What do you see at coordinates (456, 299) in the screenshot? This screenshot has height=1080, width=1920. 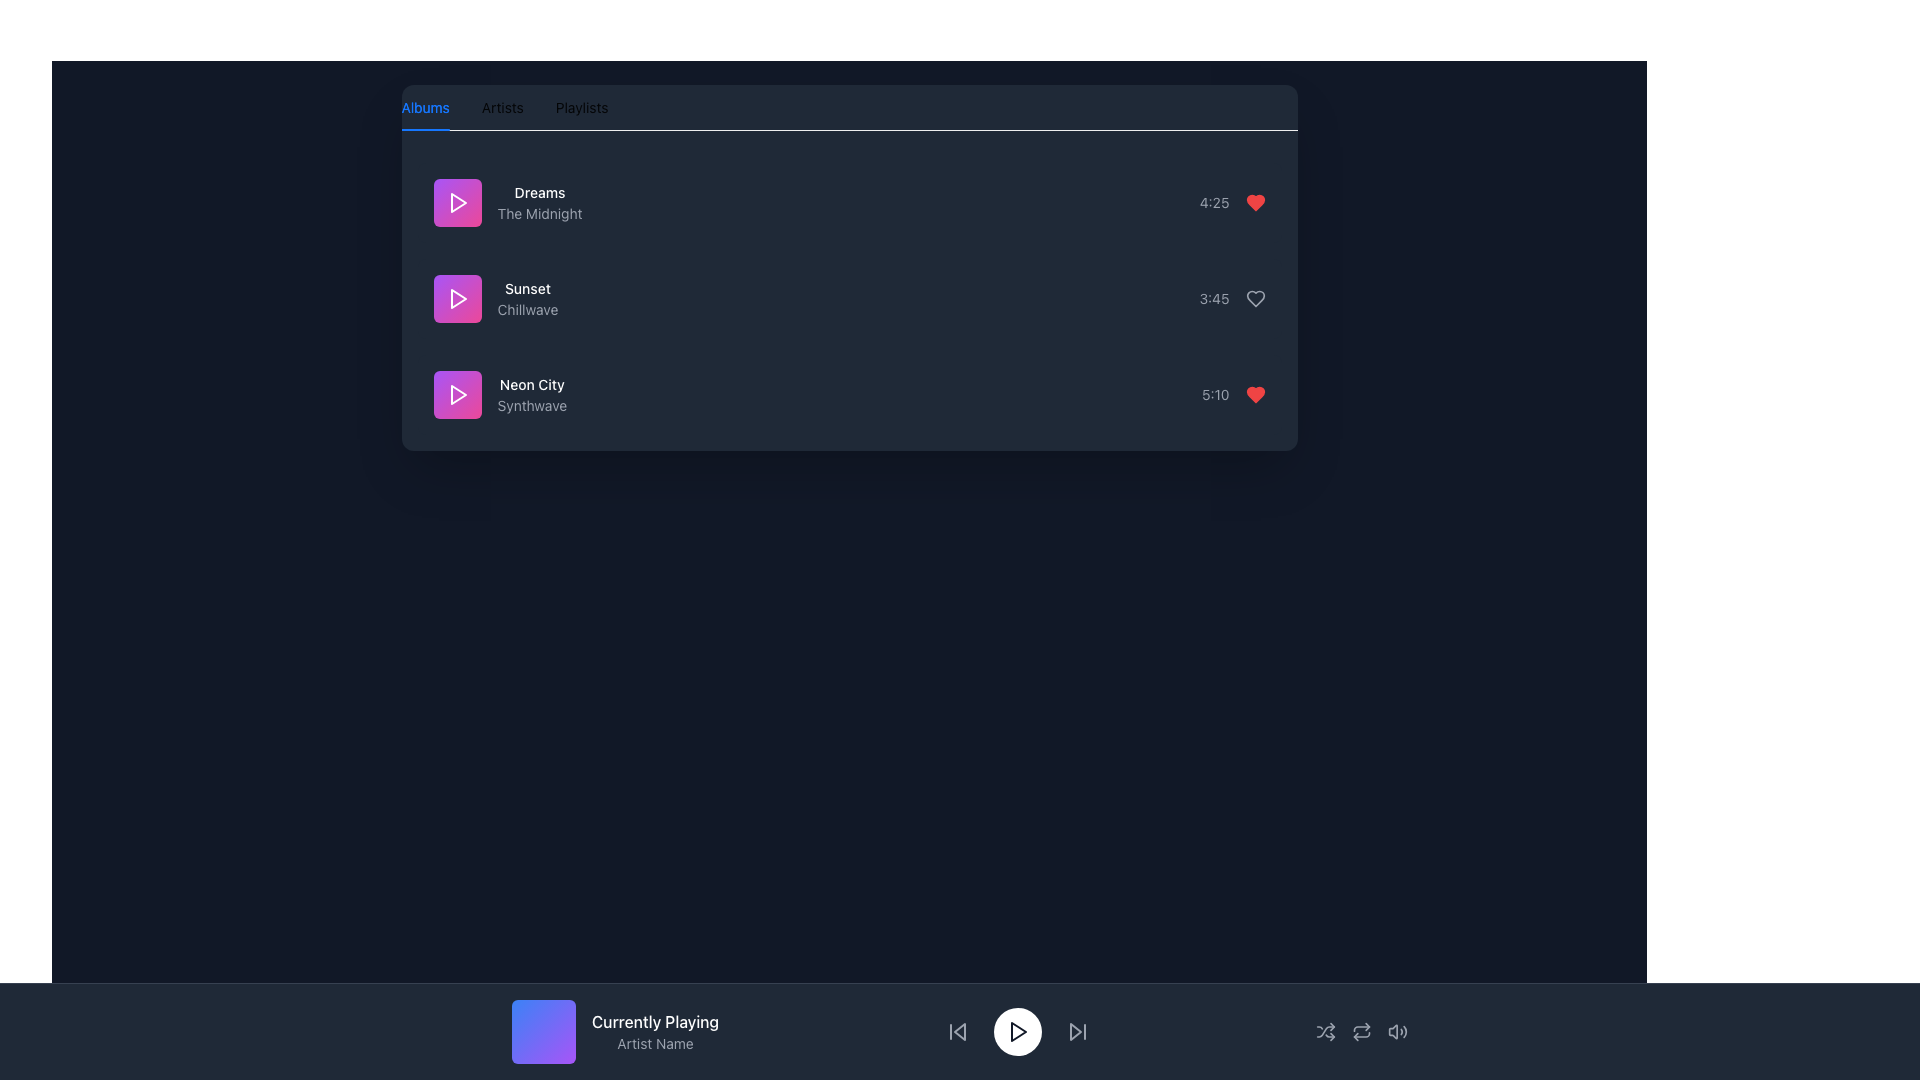 I see `the triangular 'Play' icon with a white color and gradient purple-pink background, located in the second item of the vertically arranged list to play the associated media item` at bounding box center [456, 299].